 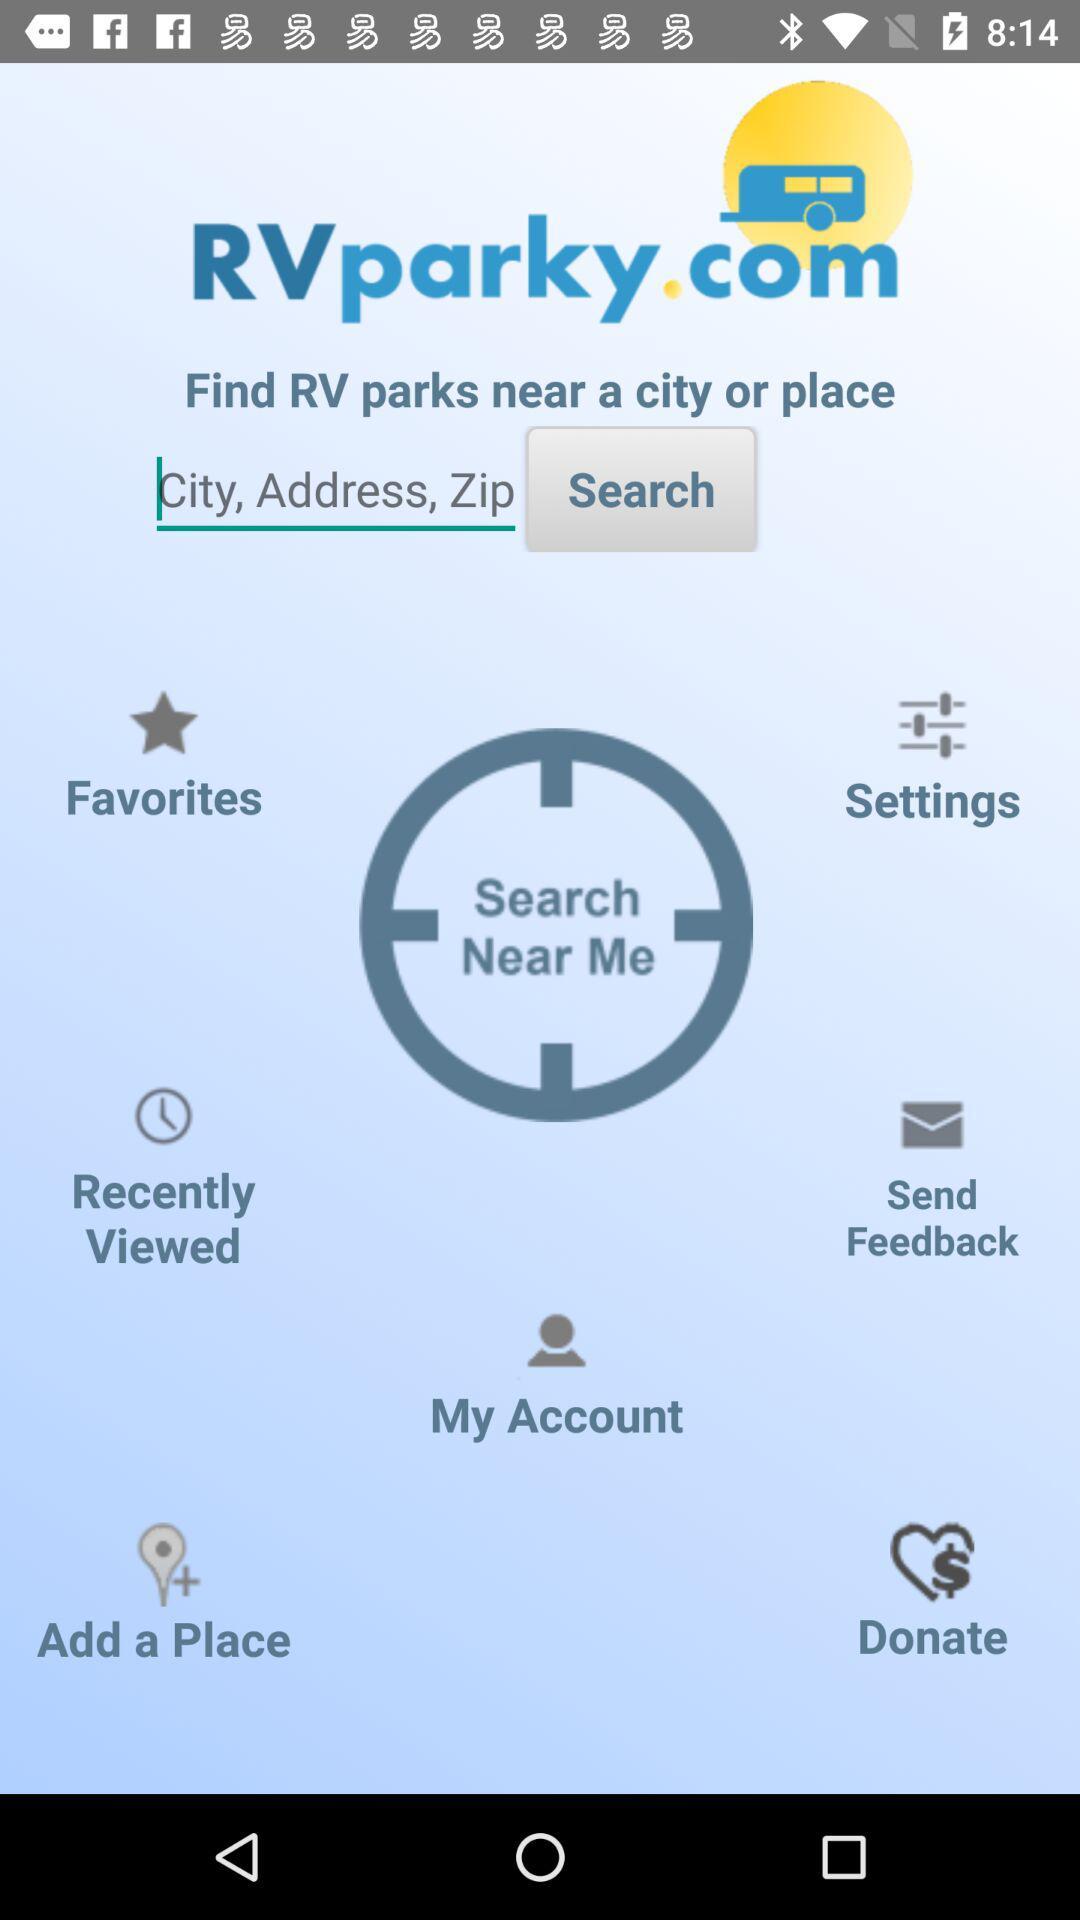 What do you see at coordinates (334, 489) in the screenshot?
I see `input city address and zip code` at bounding box center [334, 489].